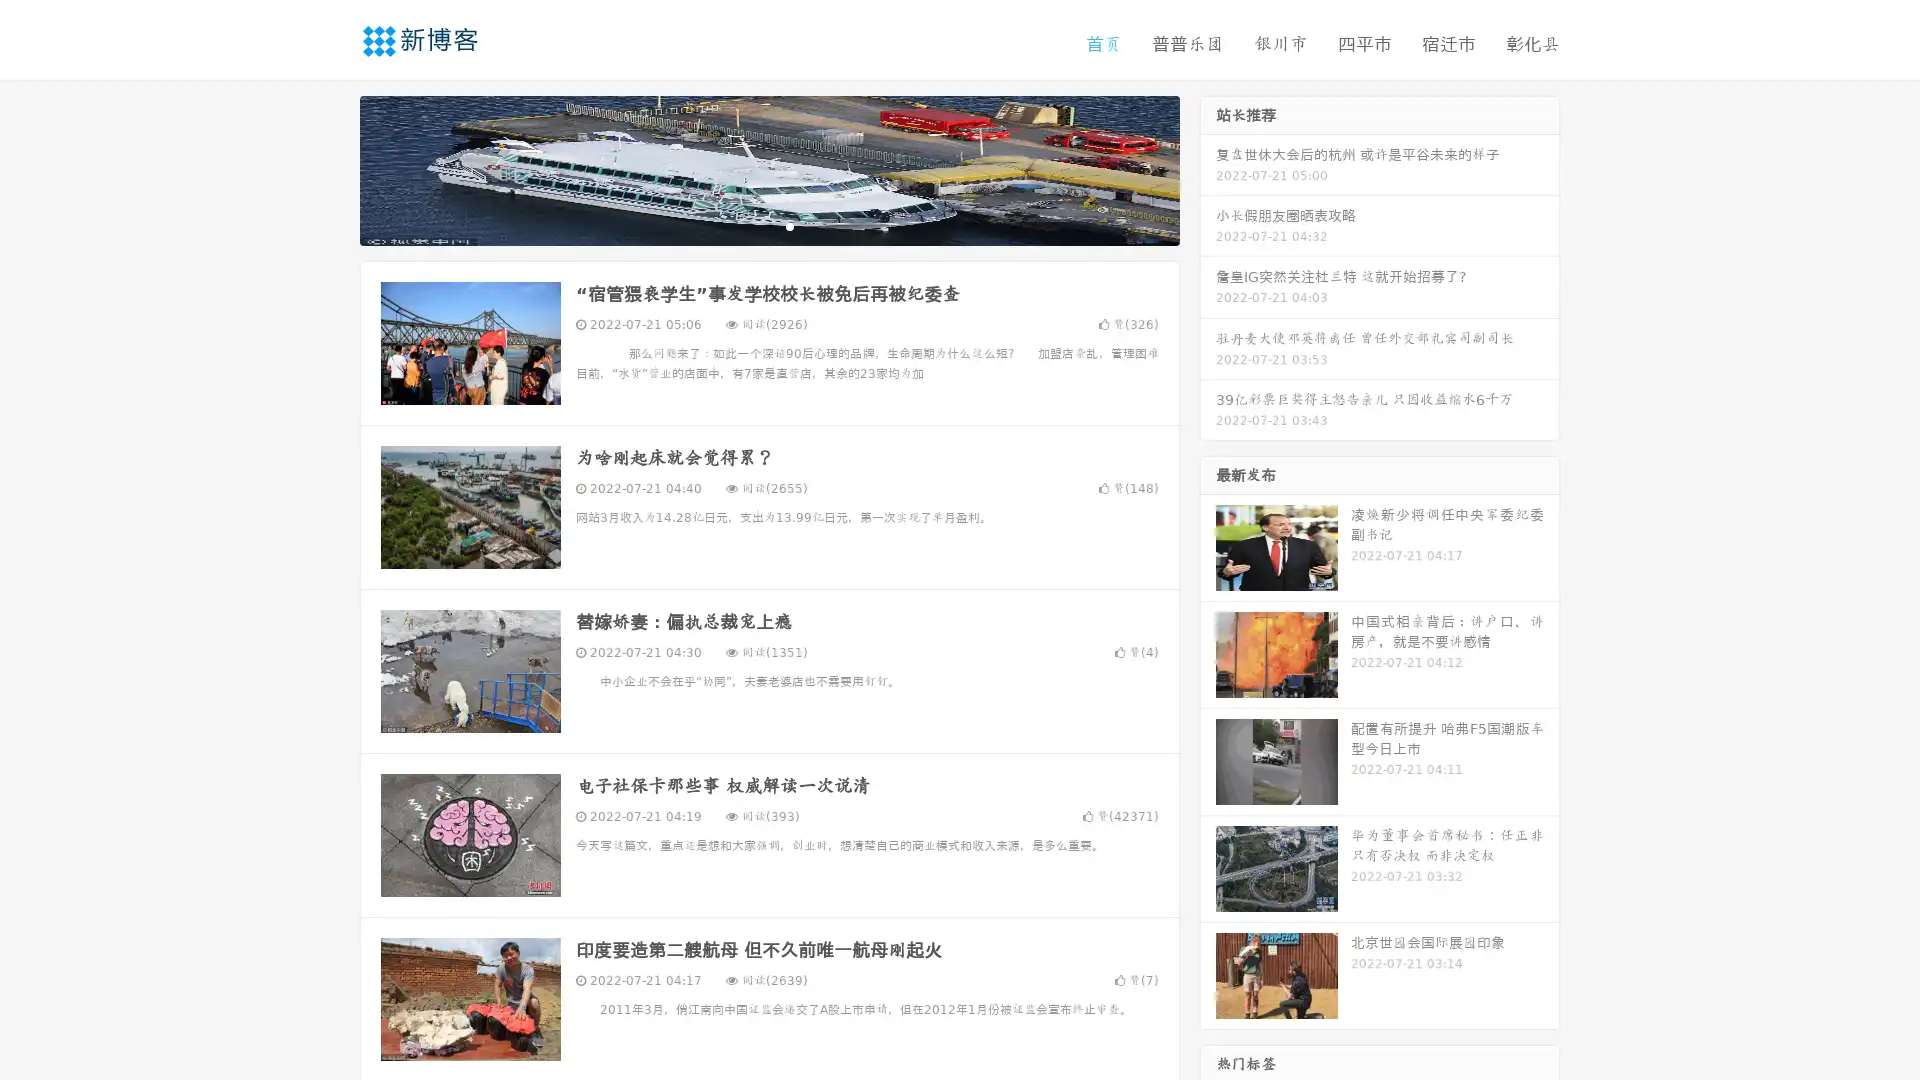 The width and height of the screenshot is (1920, 1080). What do you see at coordinates (330, 168) in the screenshot?
I see `Previous slide` at bounding box center [330, 168].